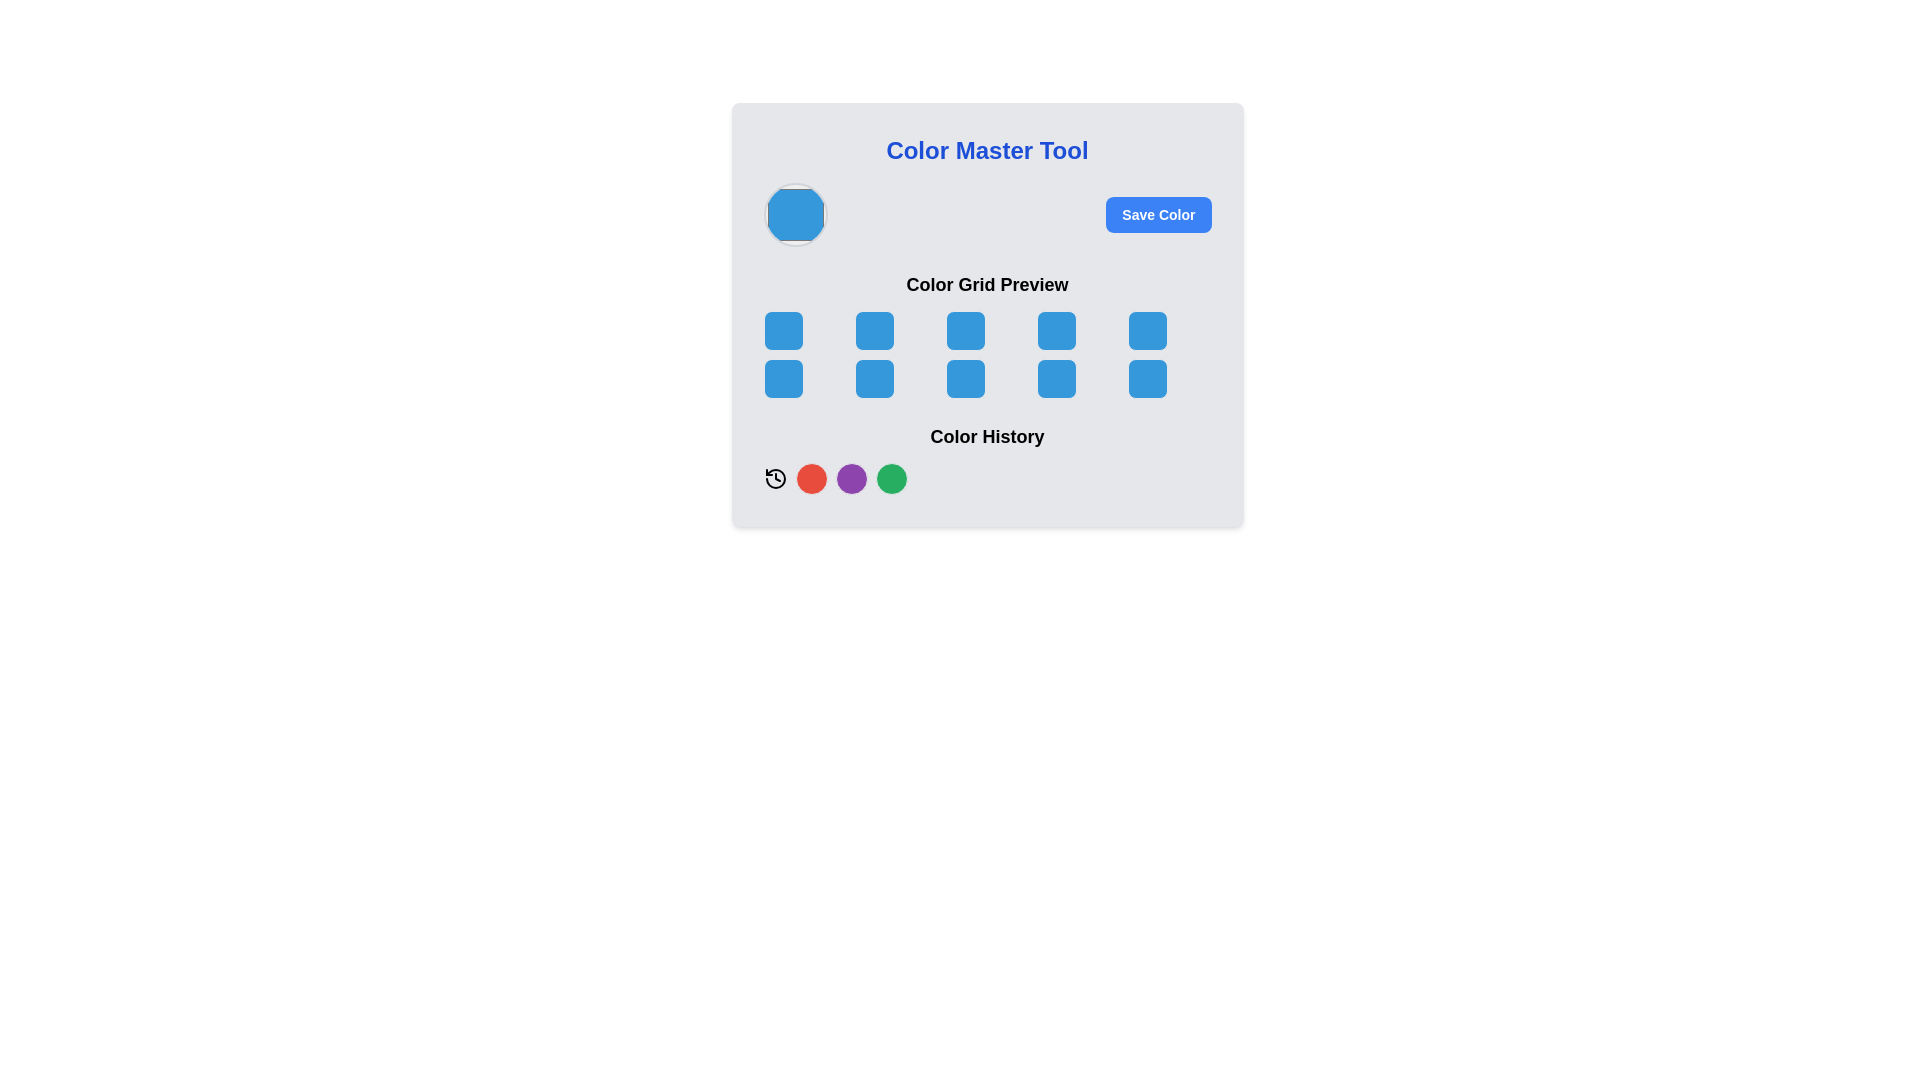 The width and height of the screenshot is (1920, 1080). I want to click on the last circular color indicator with a green background in the Color History section to interact with it, so click(890, 478).